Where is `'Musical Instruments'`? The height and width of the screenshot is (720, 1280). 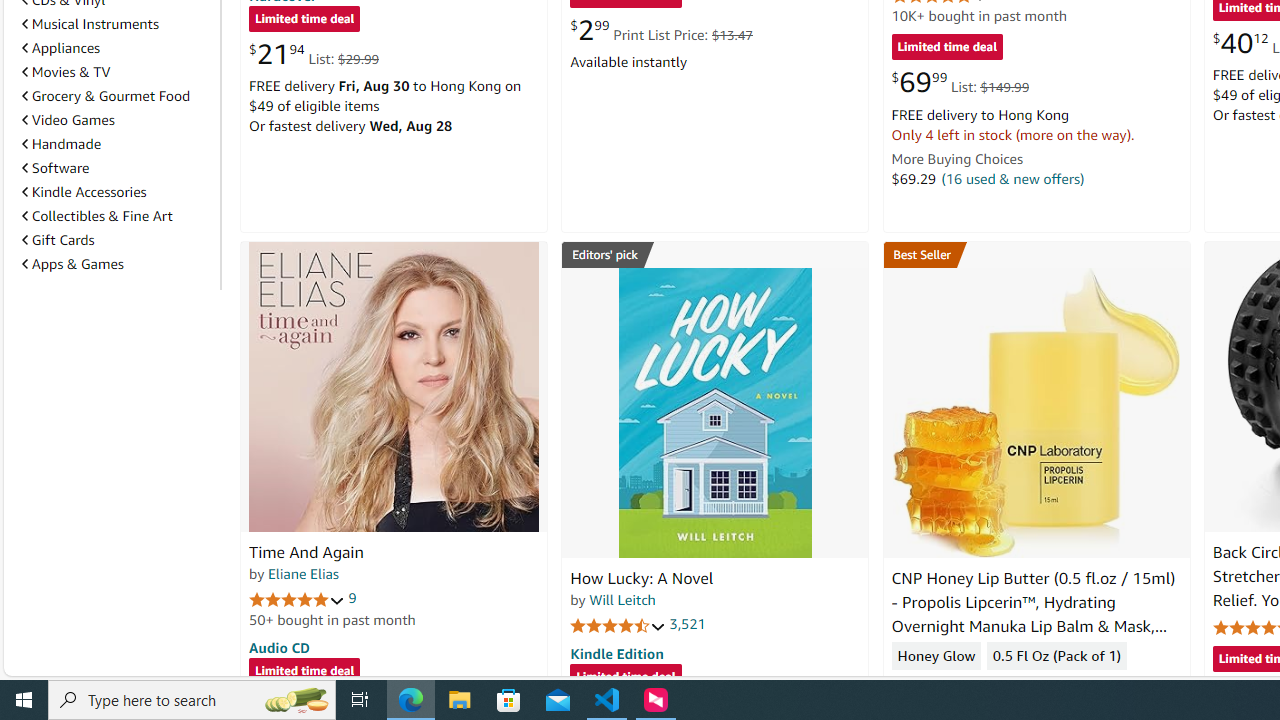
'Musical Instruments' is located at coordinates (89, 24).